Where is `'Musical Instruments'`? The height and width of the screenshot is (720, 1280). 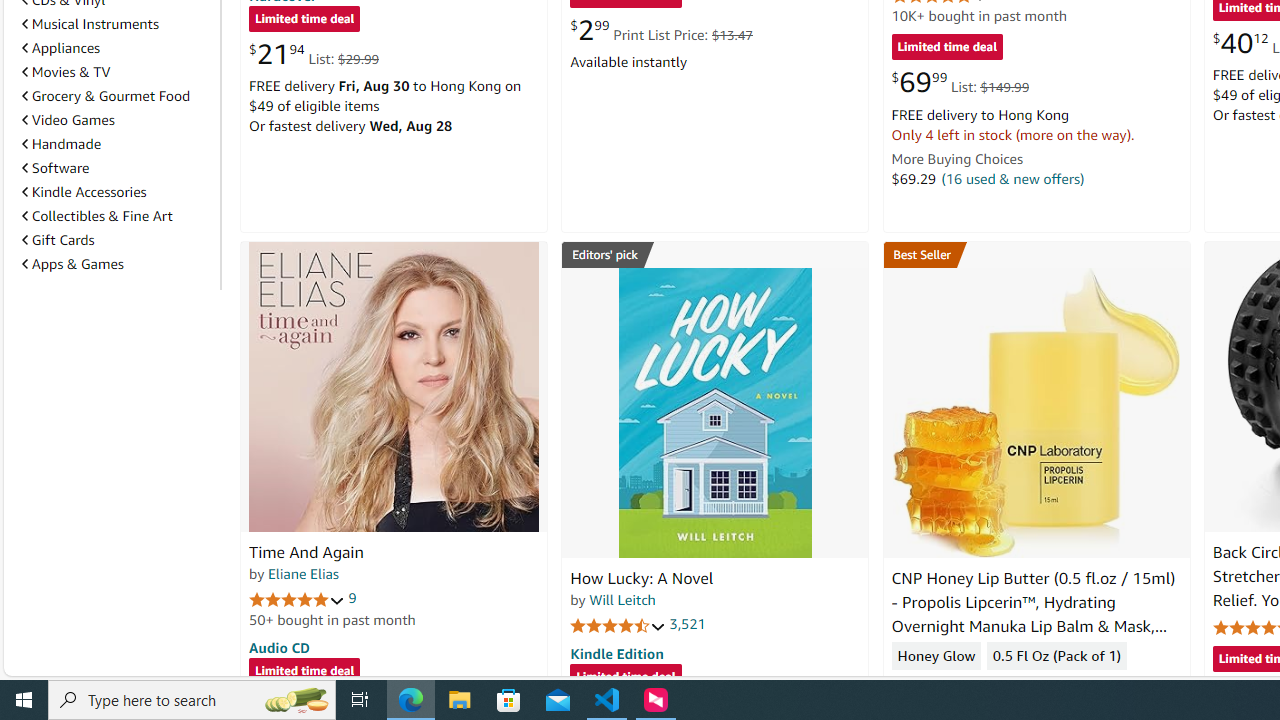
'Musical Instruments' is located at coordinates (89, 24).